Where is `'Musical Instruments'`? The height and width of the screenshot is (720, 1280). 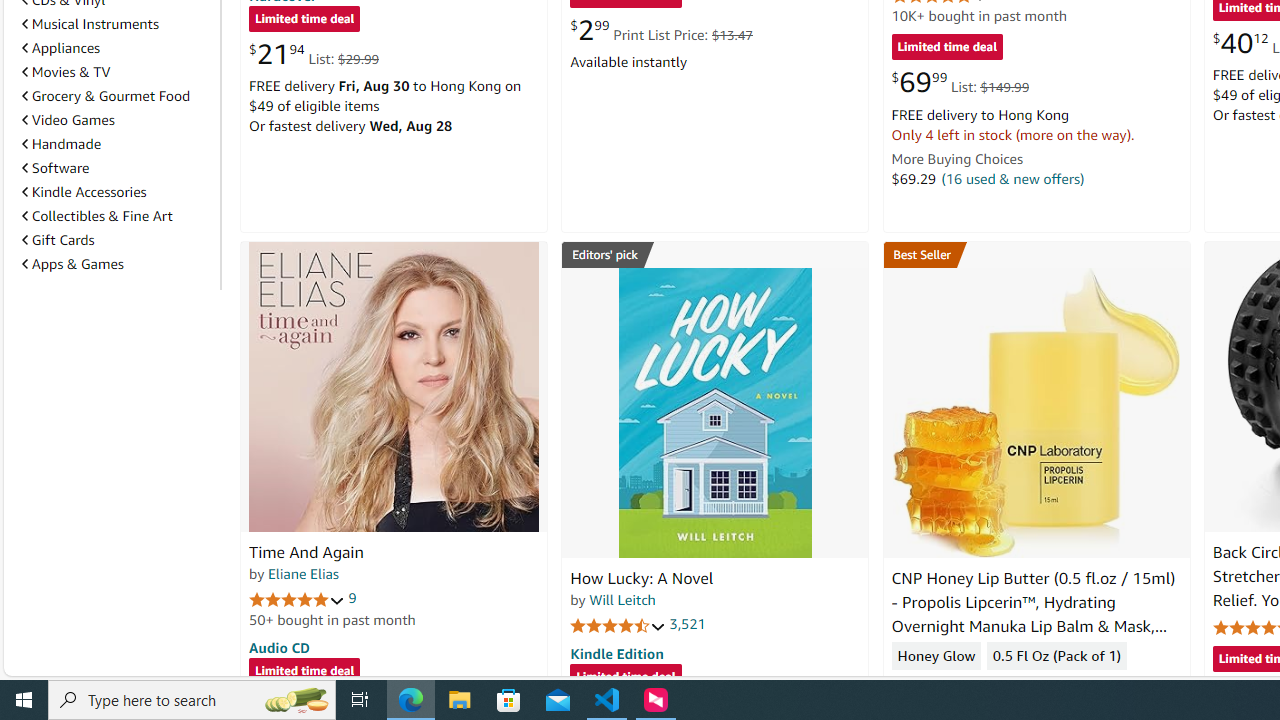
'Musical Instruments' is located at coordinates (89, 24).